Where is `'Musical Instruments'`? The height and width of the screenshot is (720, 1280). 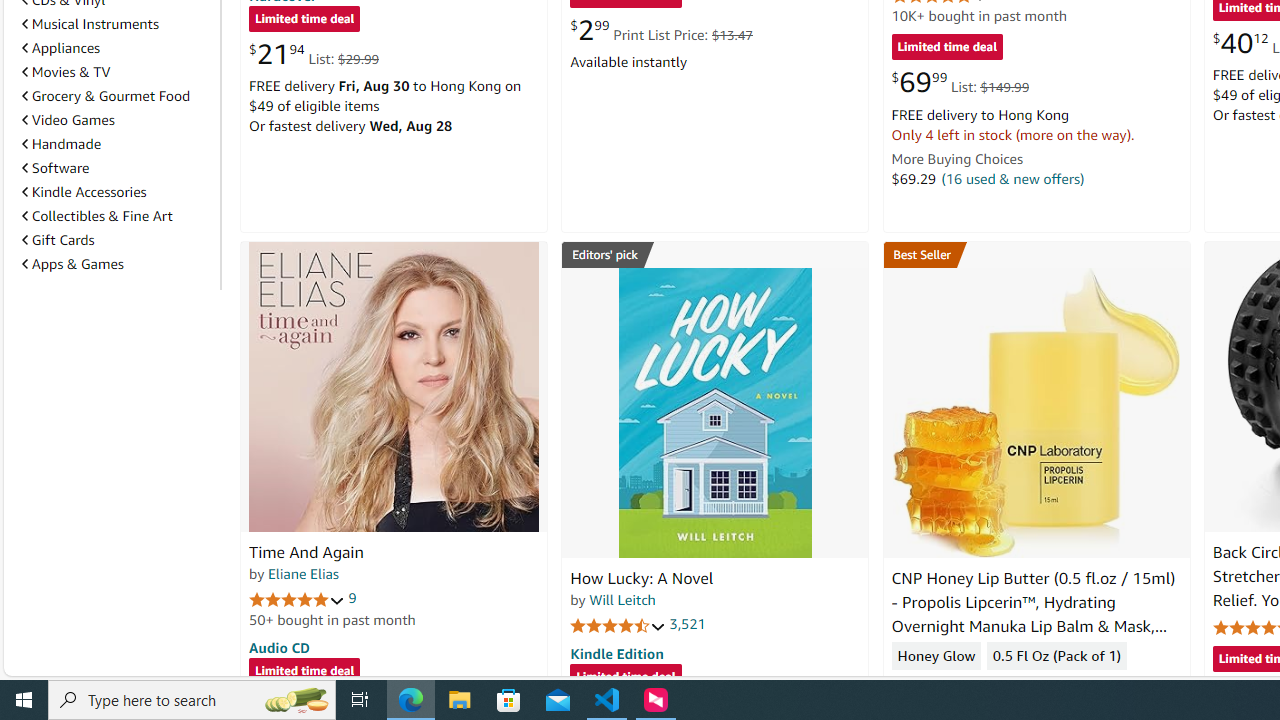
'Musical Instruments' is located at coordinates (89, 24).